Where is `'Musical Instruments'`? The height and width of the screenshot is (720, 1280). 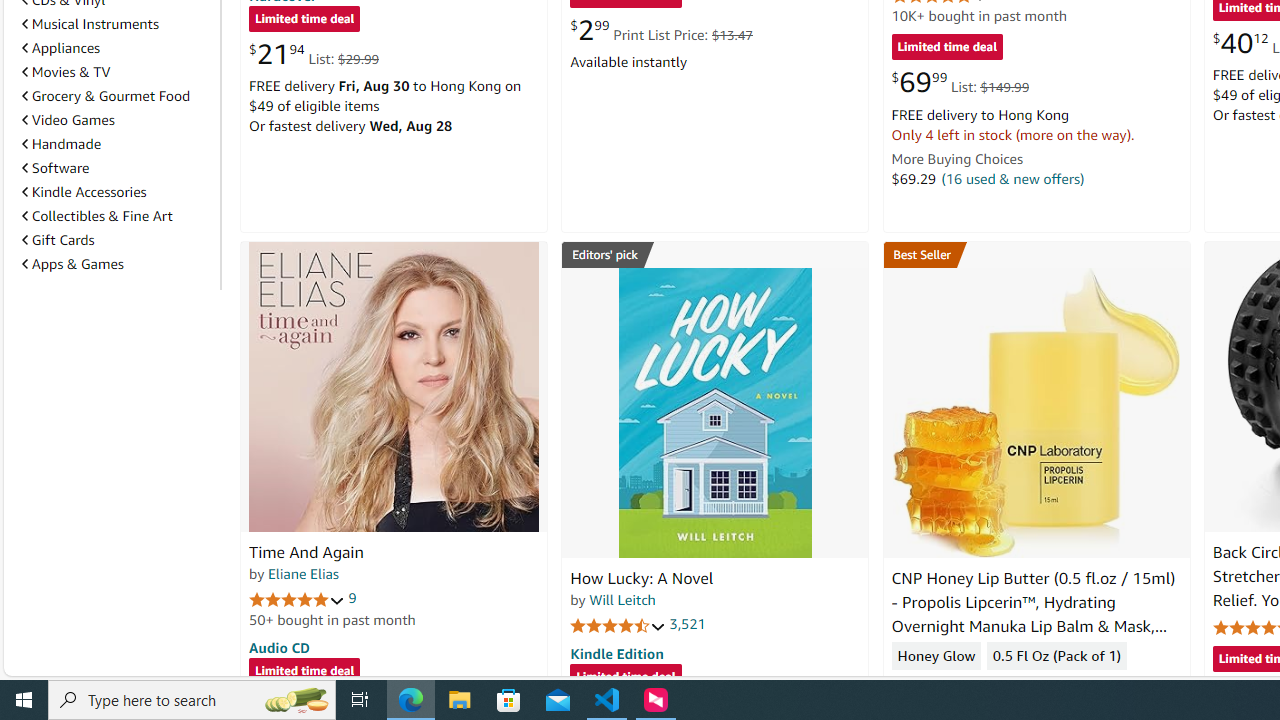
'Musical Instruments' is located at coordinates (89, 24).